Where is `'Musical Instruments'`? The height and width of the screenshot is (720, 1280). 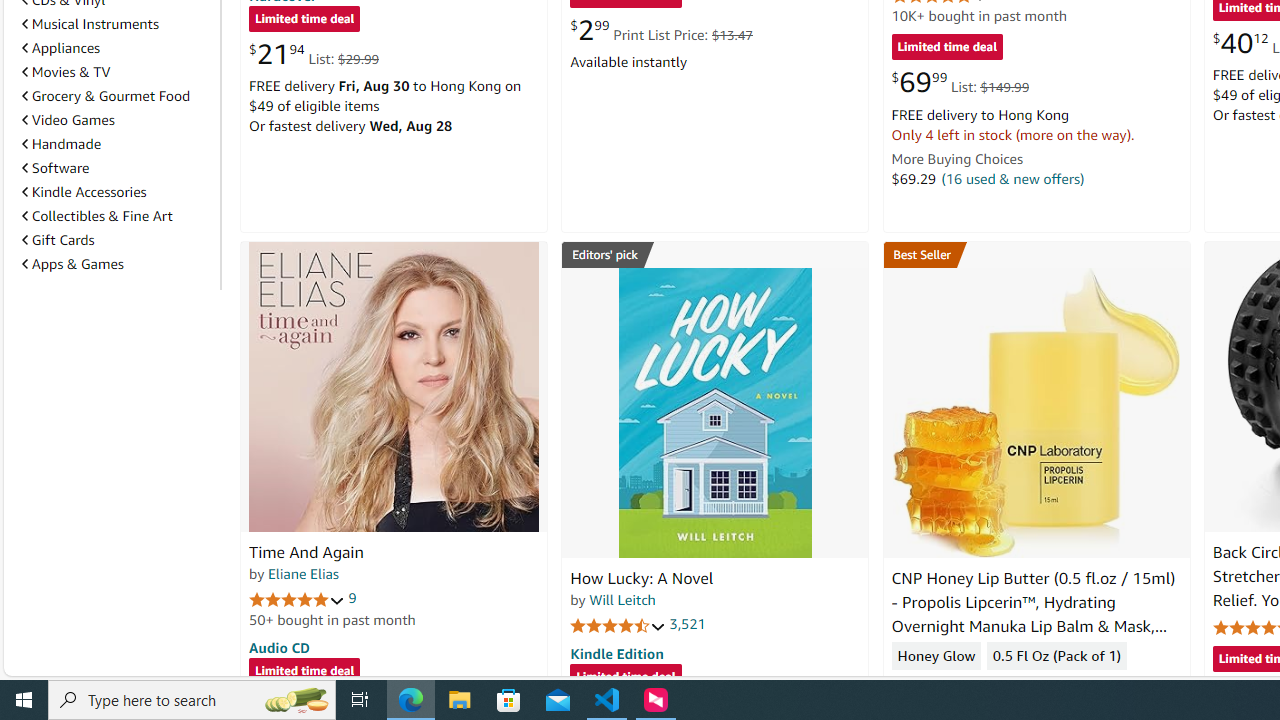
'Musical Instruments' is located at coordinates (89, 24).